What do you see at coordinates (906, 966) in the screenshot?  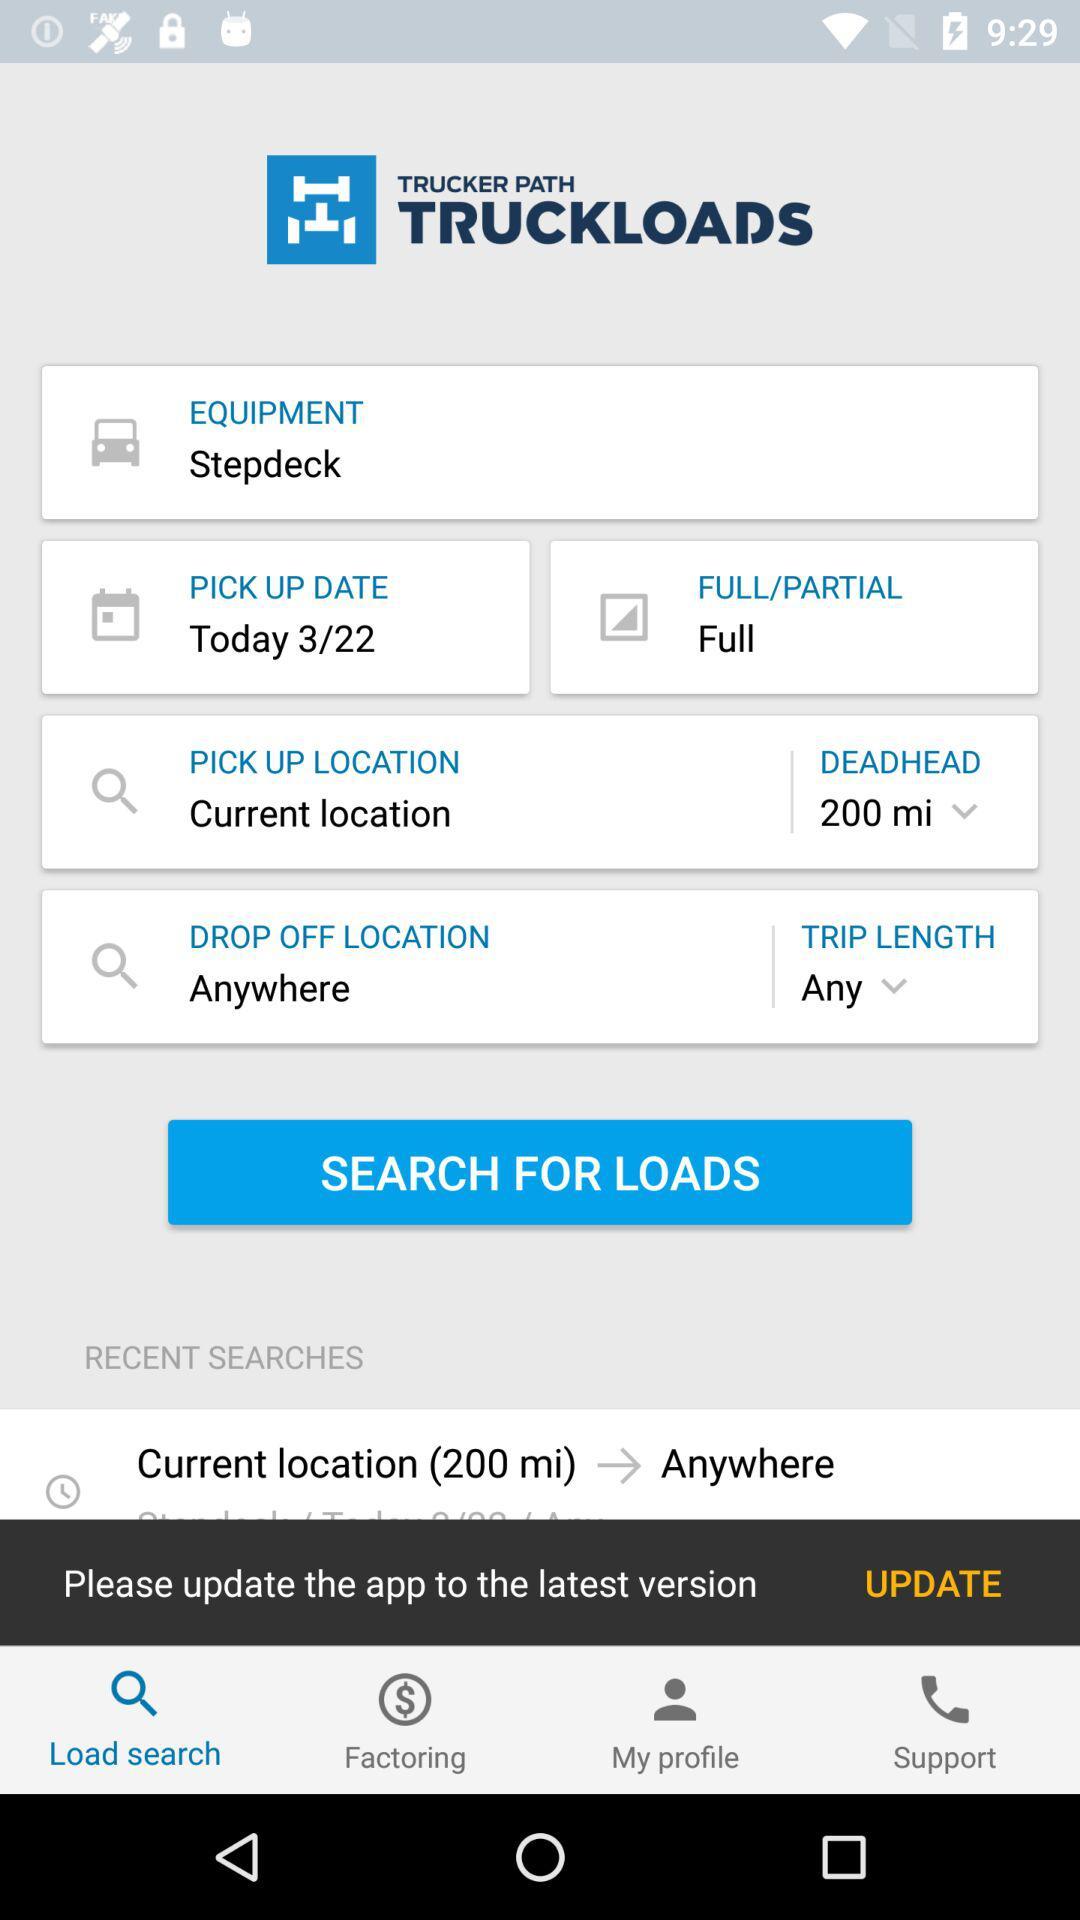 I see `button trip length and below text any followed with dropdown` at bounding box center [906, 966].